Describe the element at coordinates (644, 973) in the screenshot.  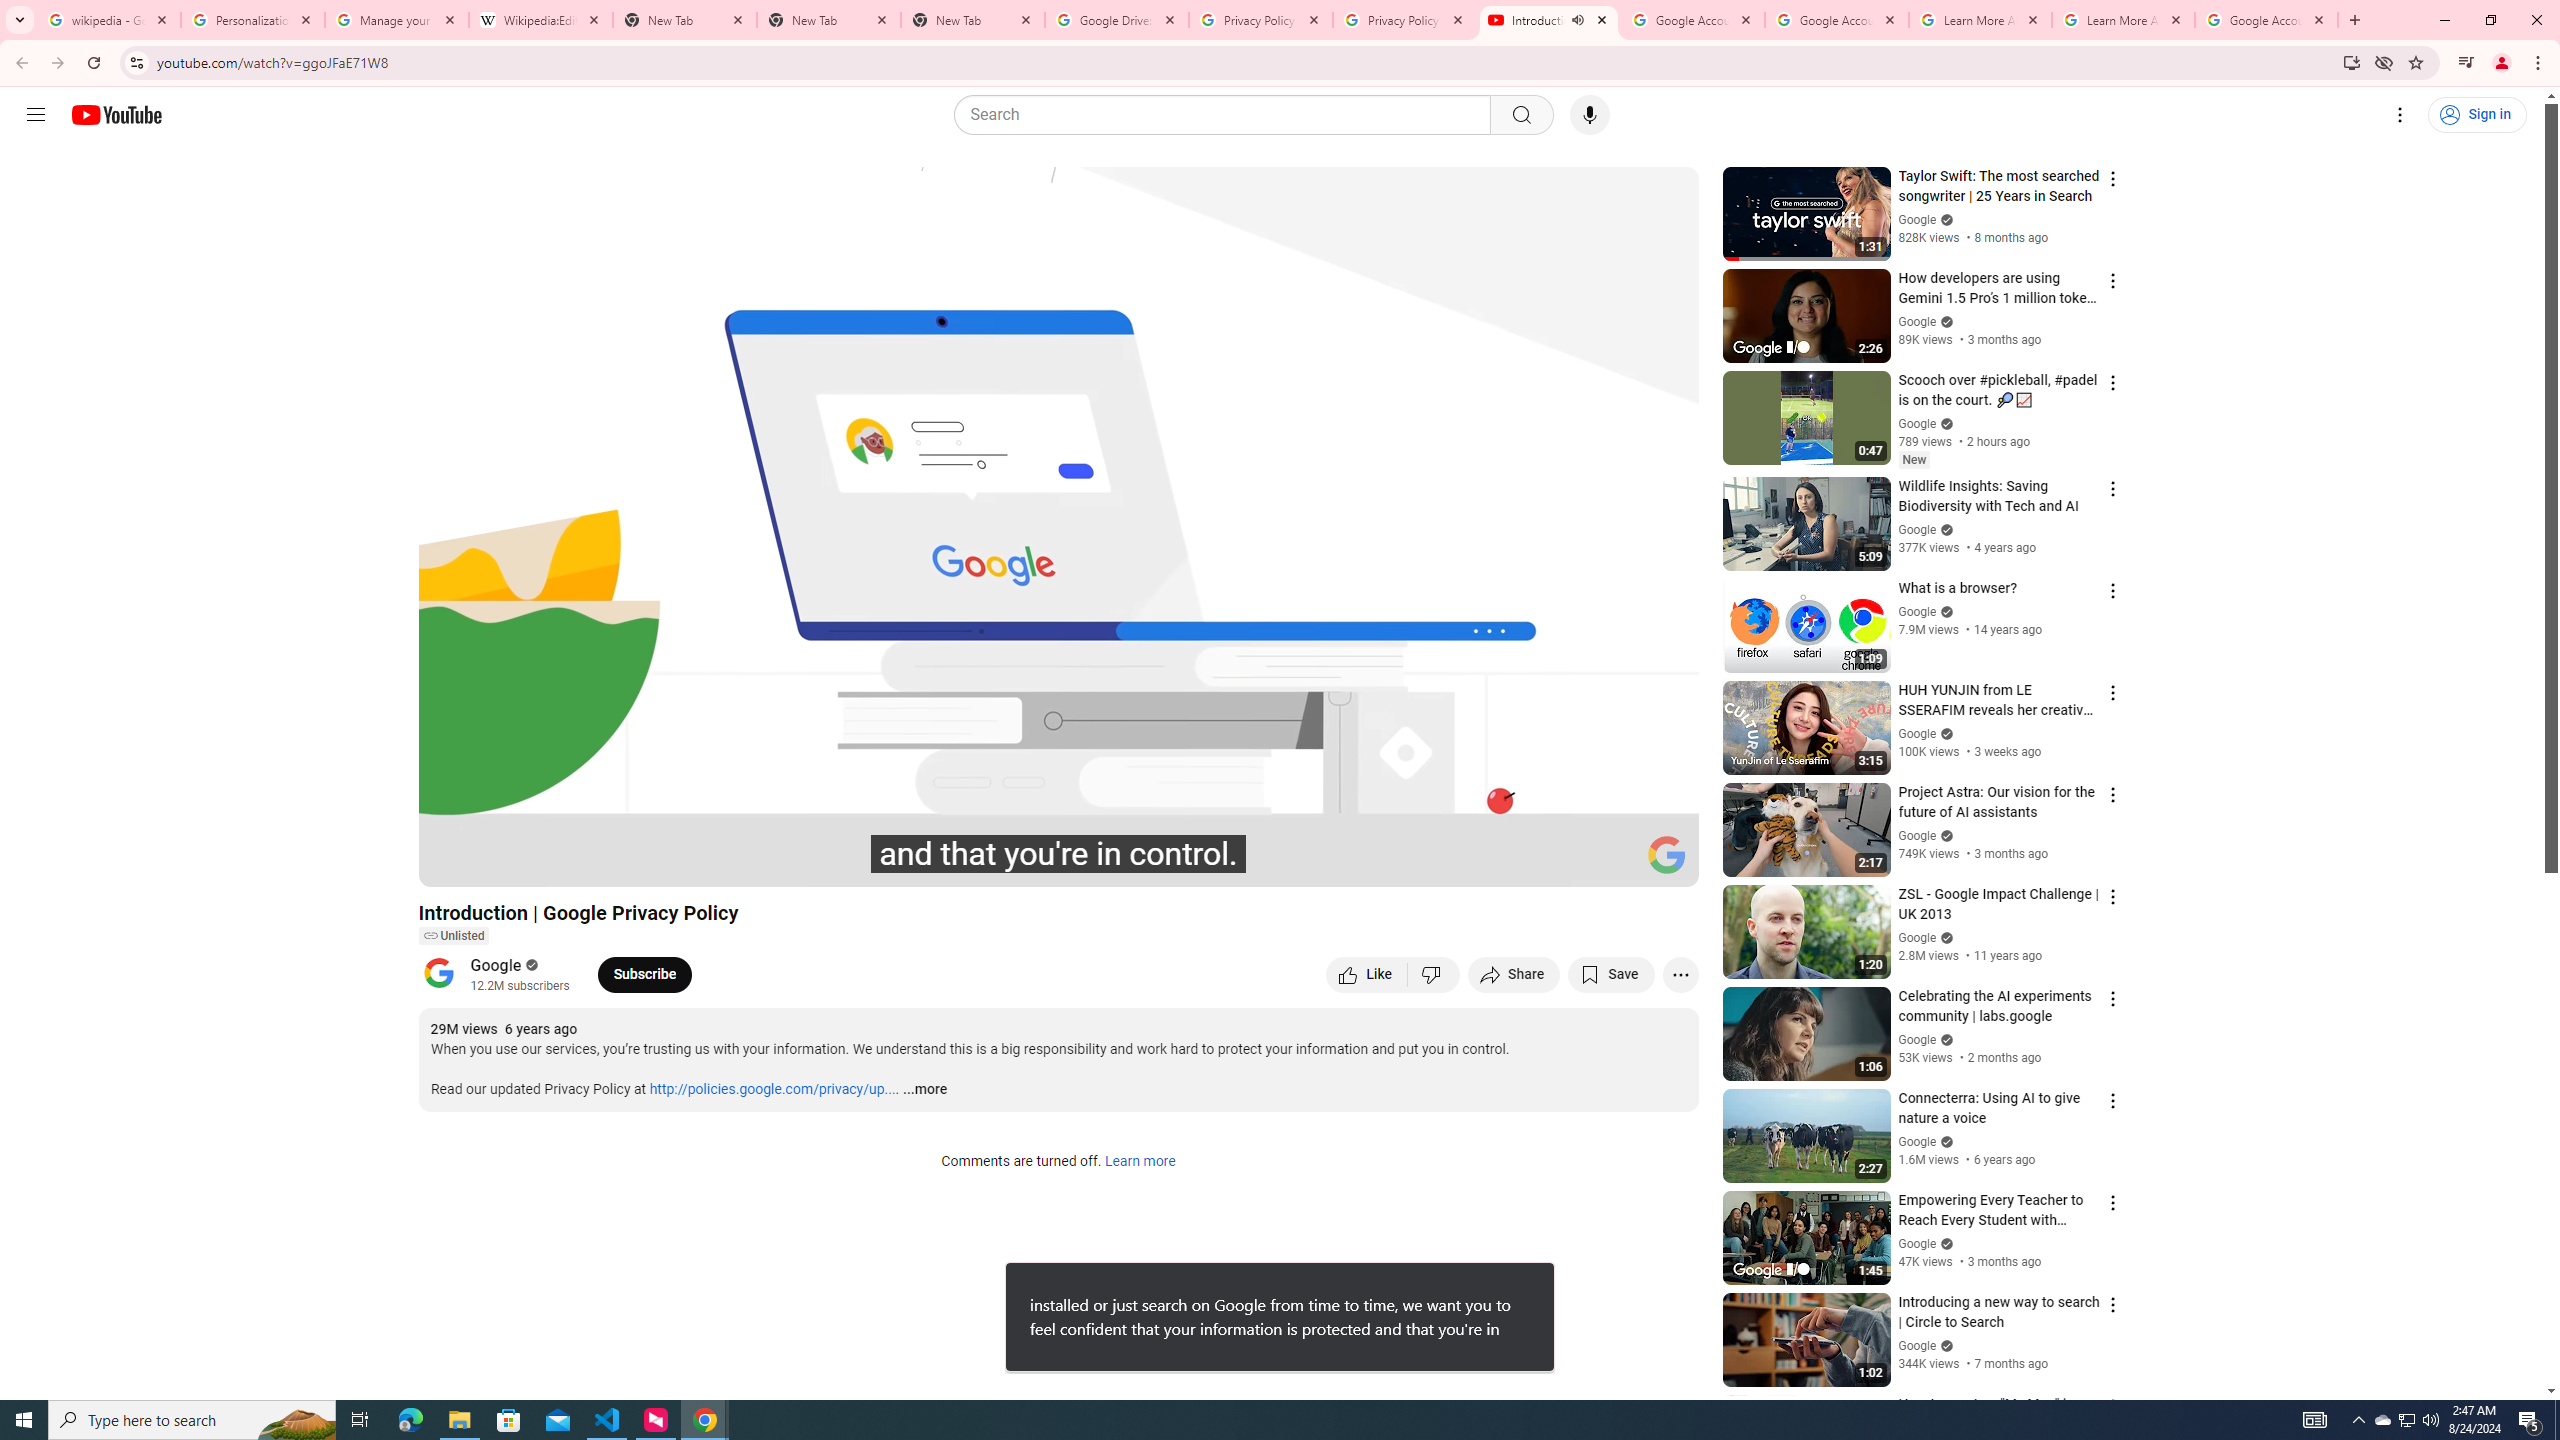
I see `'Subscribe to Google.'` at that location.